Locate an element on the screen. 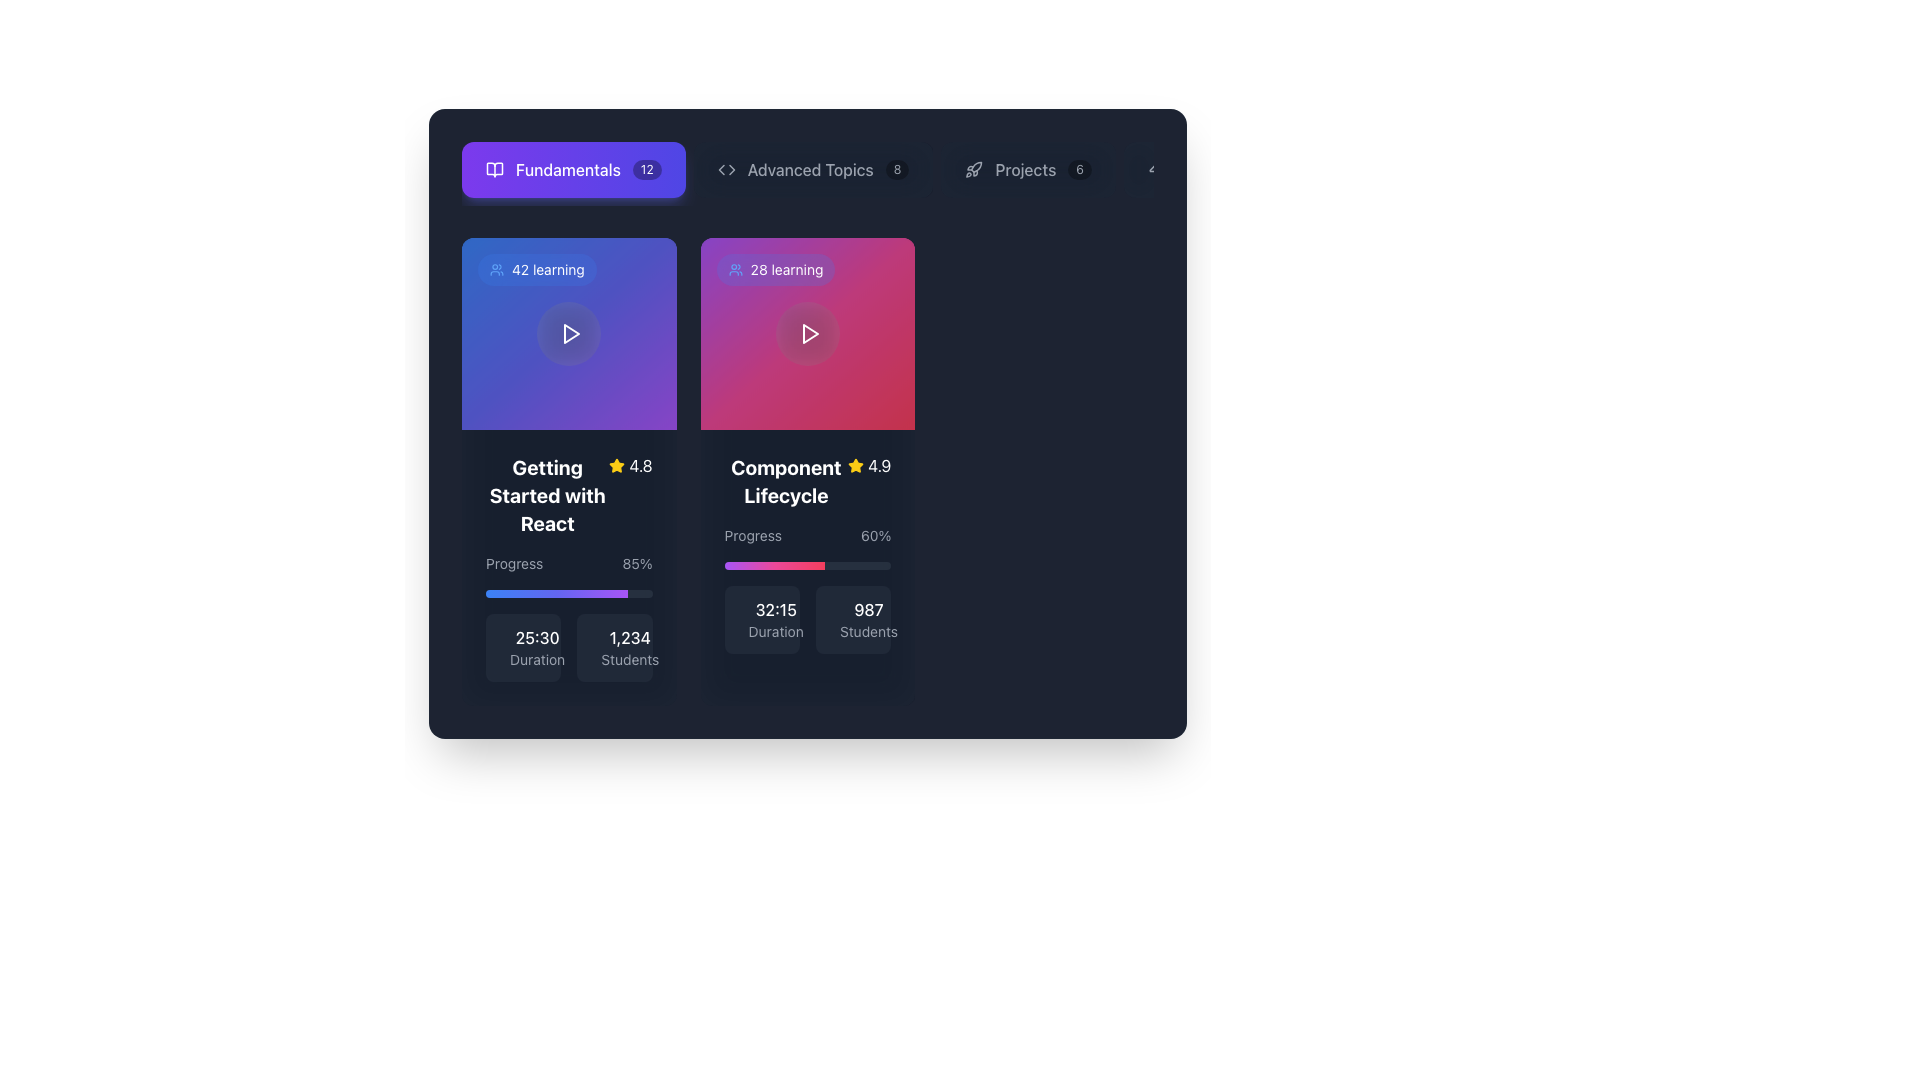 Image resolution: width=1920 pixels, height=1080 pixels. the small rectangular badge with a translucent black background displaying the number '8', located to the right of the text 'Advanced Topics' is located at coordinates (896, 168).